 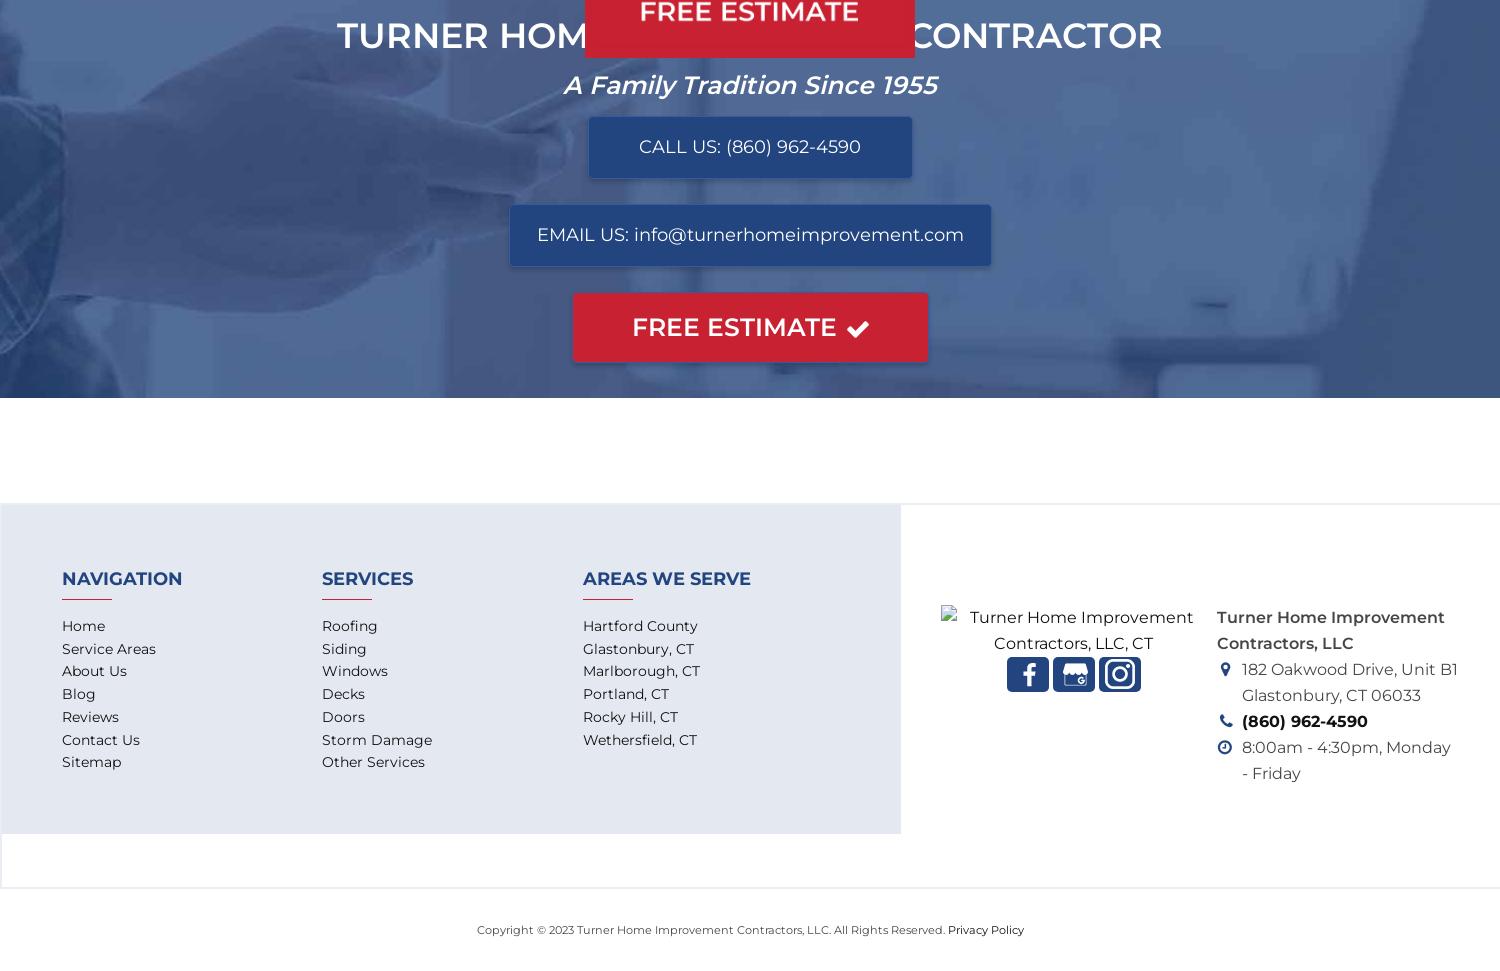 What do you see at coordinates (99, 738) in the screenshot?
I see `'Contact Us'` at bounding box center [99, 738].